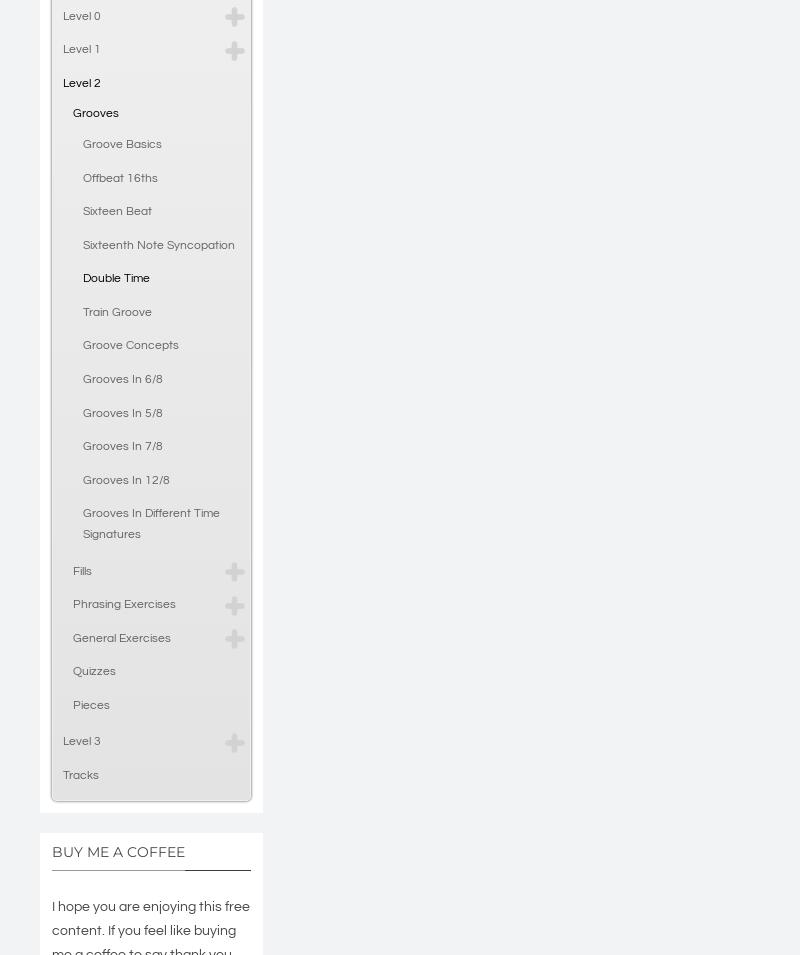  I want to click on 'Grooves', so click(96, 112).